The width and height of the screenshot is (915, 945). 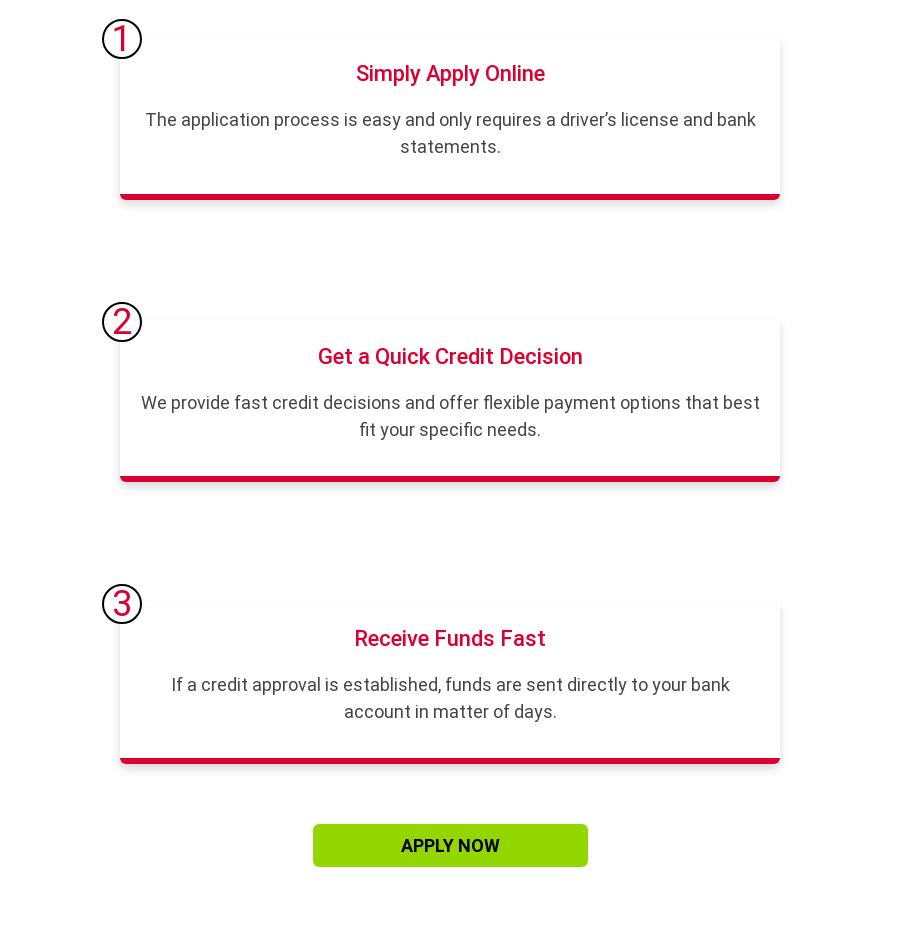 What do you see at coordinates (449, 845) in the screenshot?
I see `'Apply Now'` at bounding box center [449, 845].